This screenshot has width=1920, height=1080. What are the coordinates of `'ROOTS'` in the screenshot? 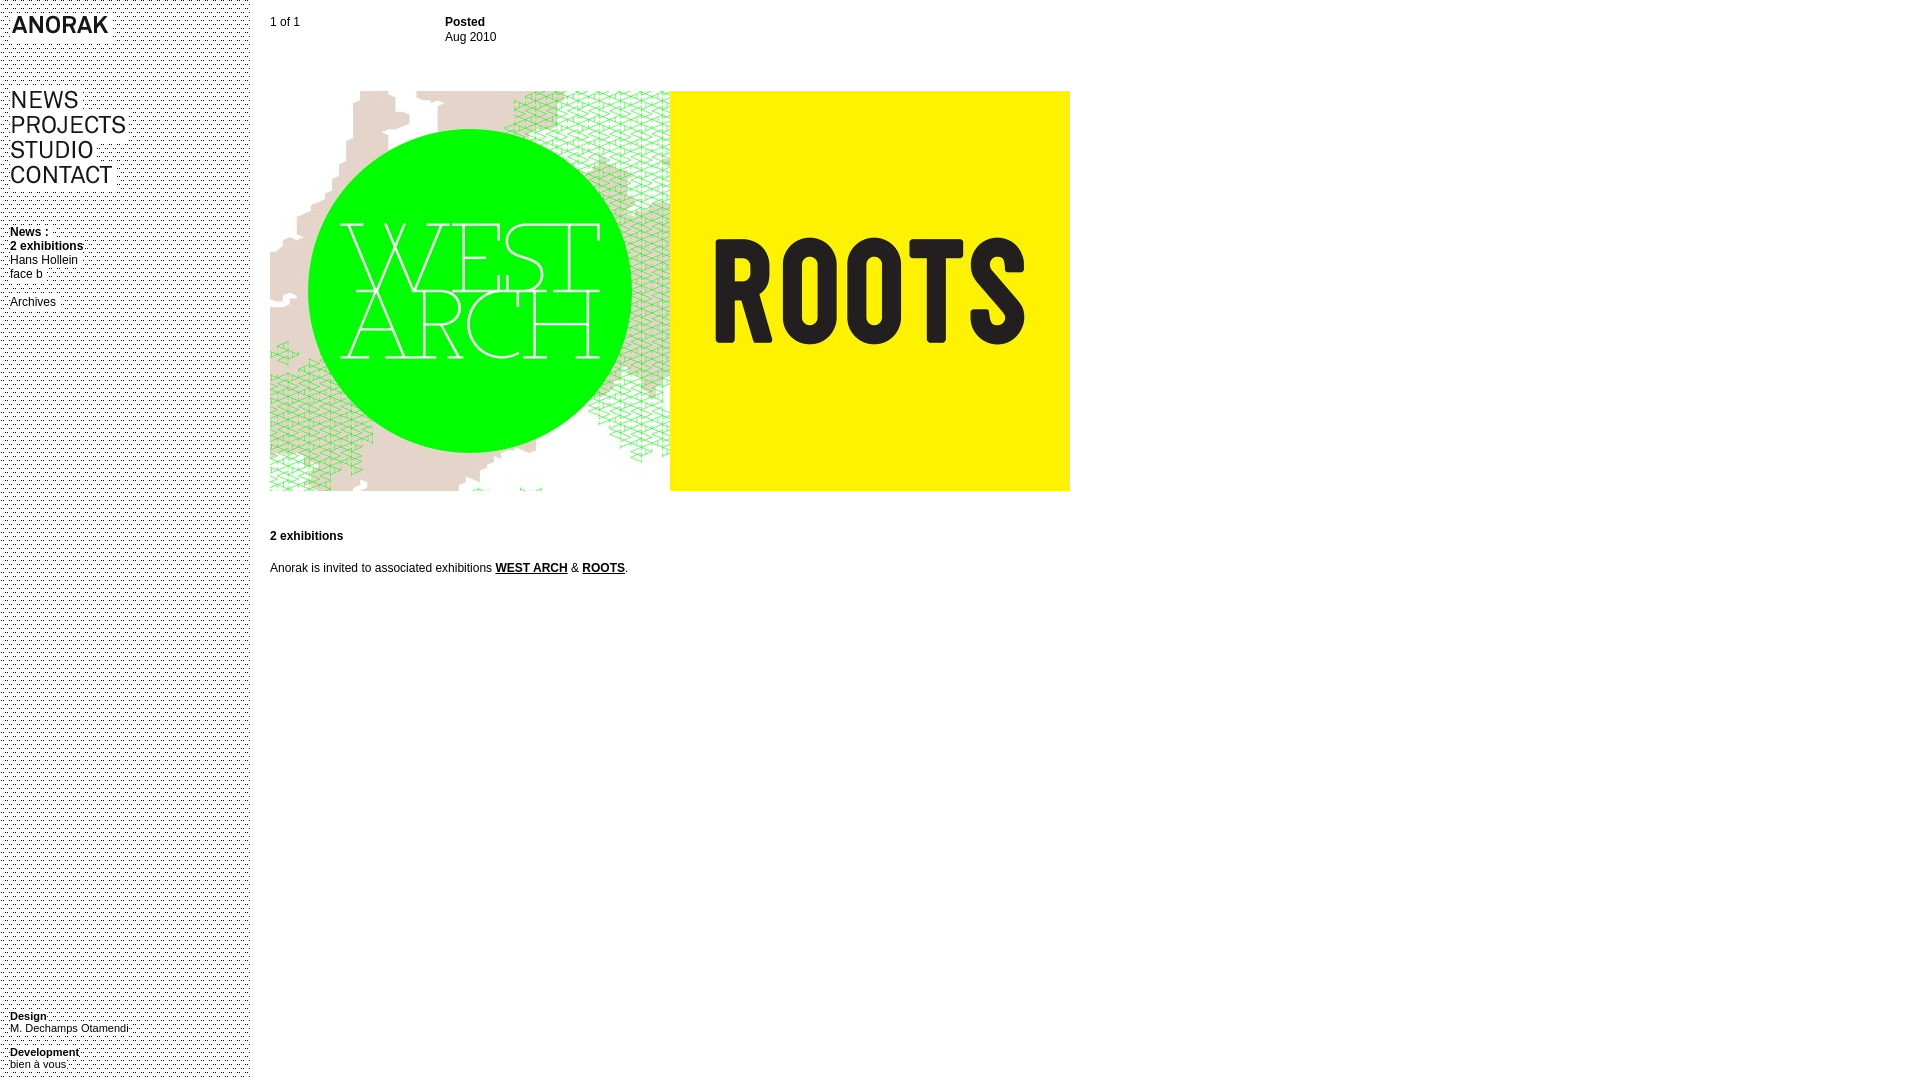 It's located at (580, 567).